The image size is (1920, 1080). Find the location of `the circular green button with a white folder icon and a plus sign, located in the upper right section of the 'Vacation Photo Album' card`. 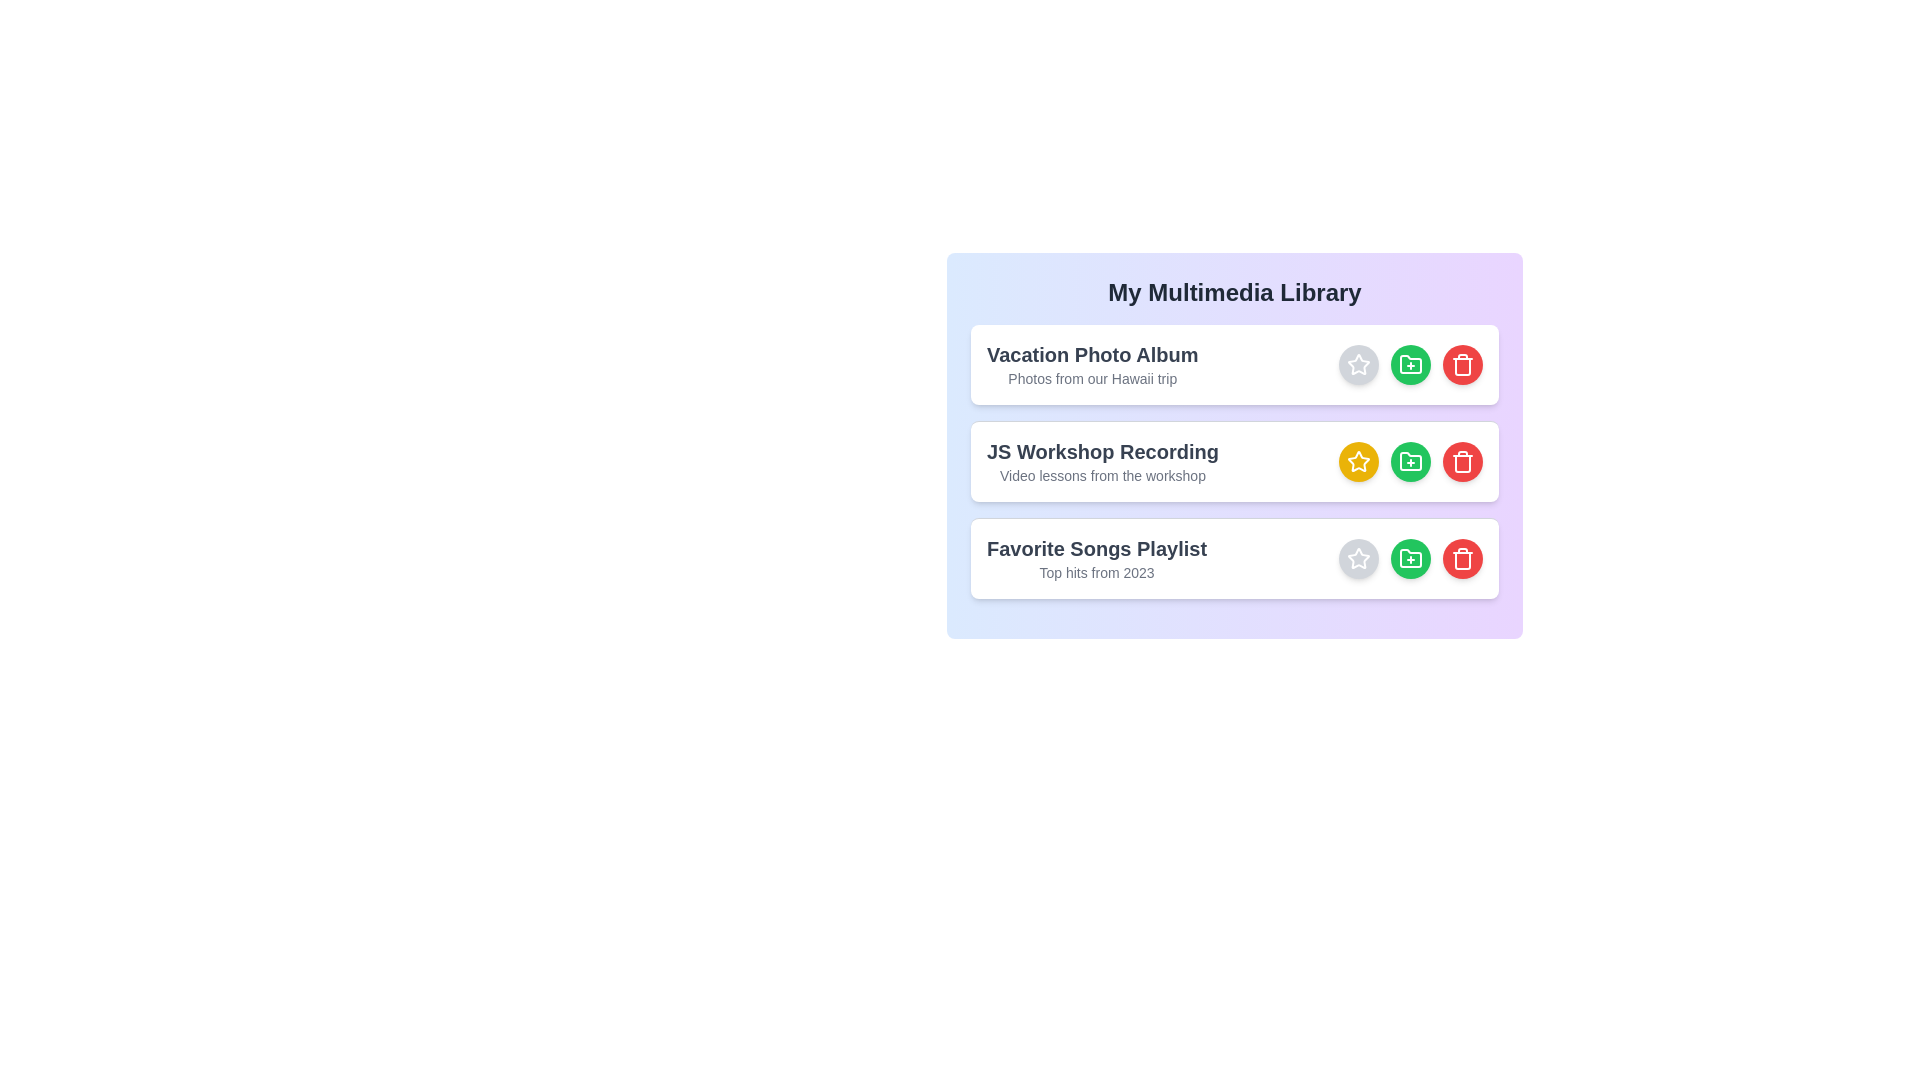

the circular green button with a white folder icon and a plus sign, located in the upper right section of the 'Vacation Photo Album' card is located at coordinates (1410, 365).